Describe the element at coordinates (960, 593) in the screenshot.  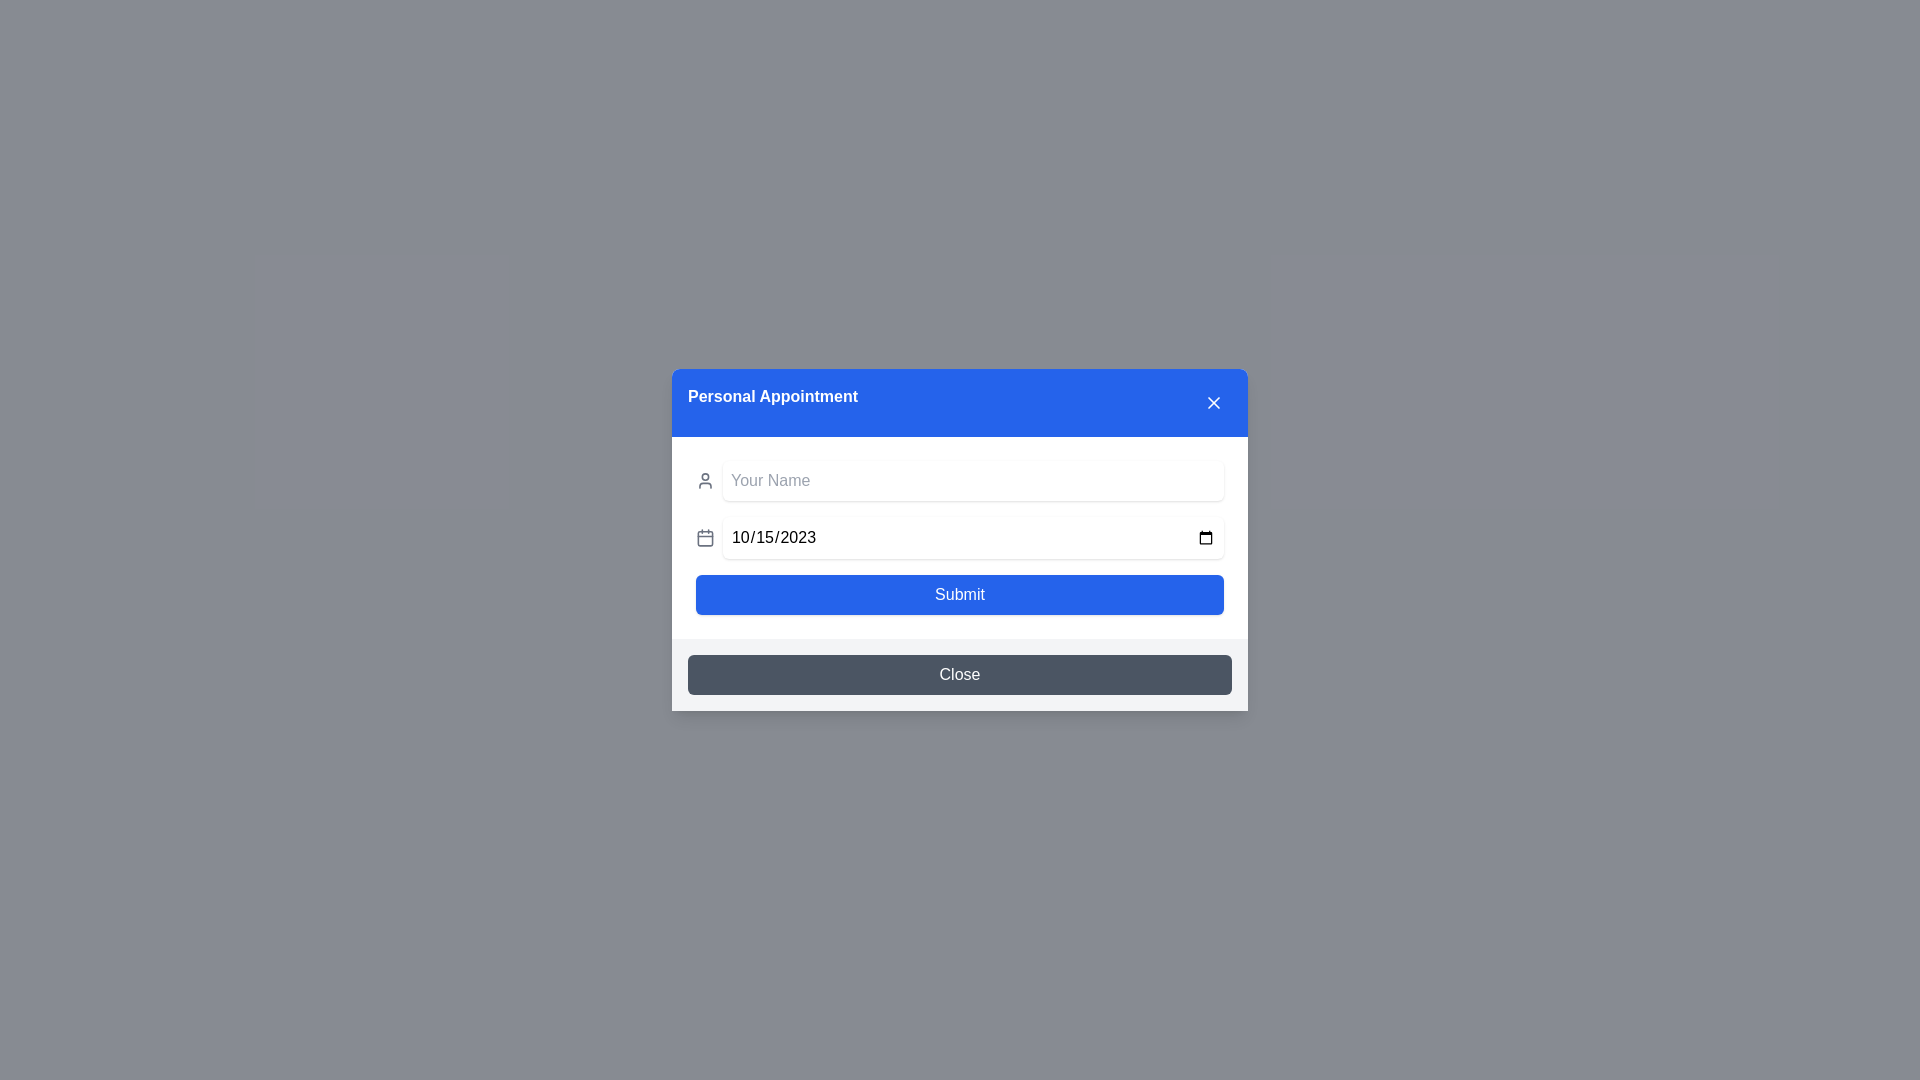
I see `the blue 'Submit' button centered in the modal for 'Personal Appointment'` at that location.